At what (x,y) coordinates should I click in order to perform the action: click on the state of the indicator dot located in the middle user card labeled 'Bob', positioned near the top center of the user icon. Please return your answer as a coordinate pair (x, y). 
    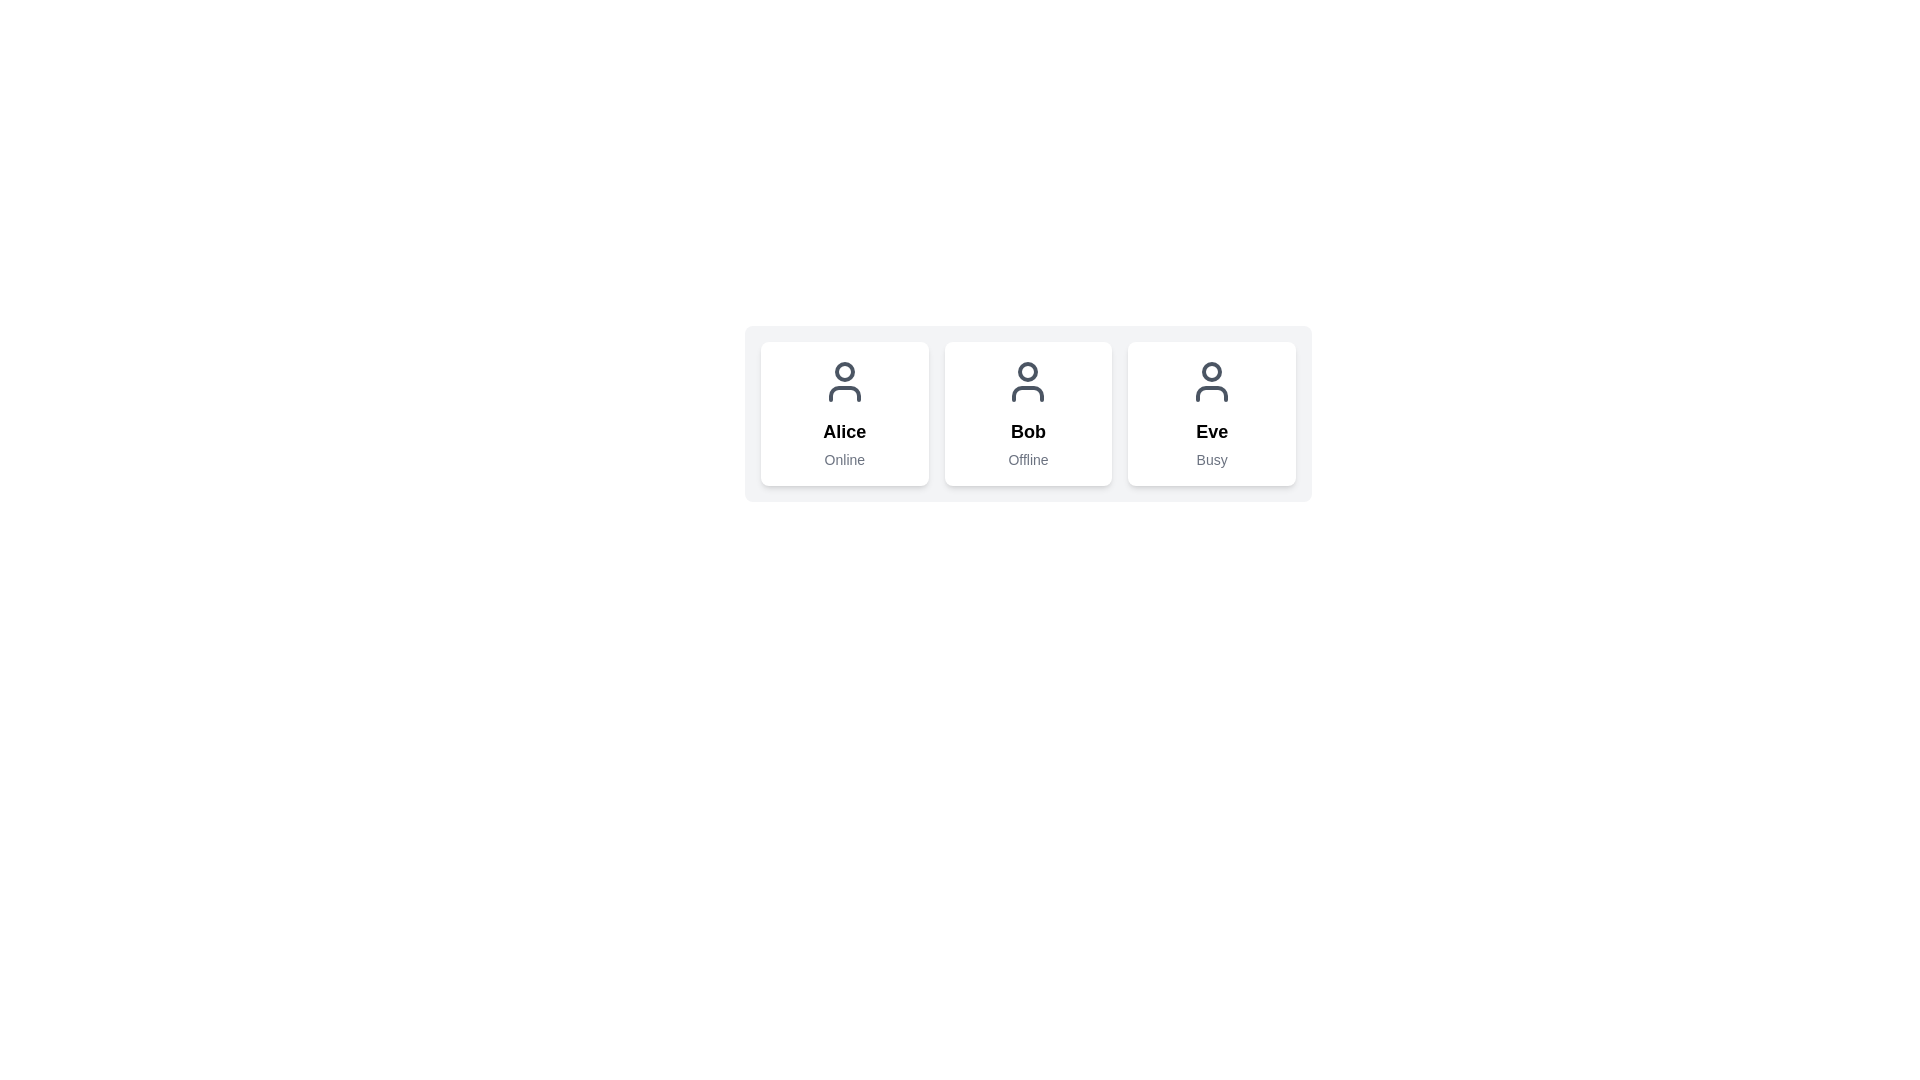
    Looking at the image, I should click on (1028, 371).